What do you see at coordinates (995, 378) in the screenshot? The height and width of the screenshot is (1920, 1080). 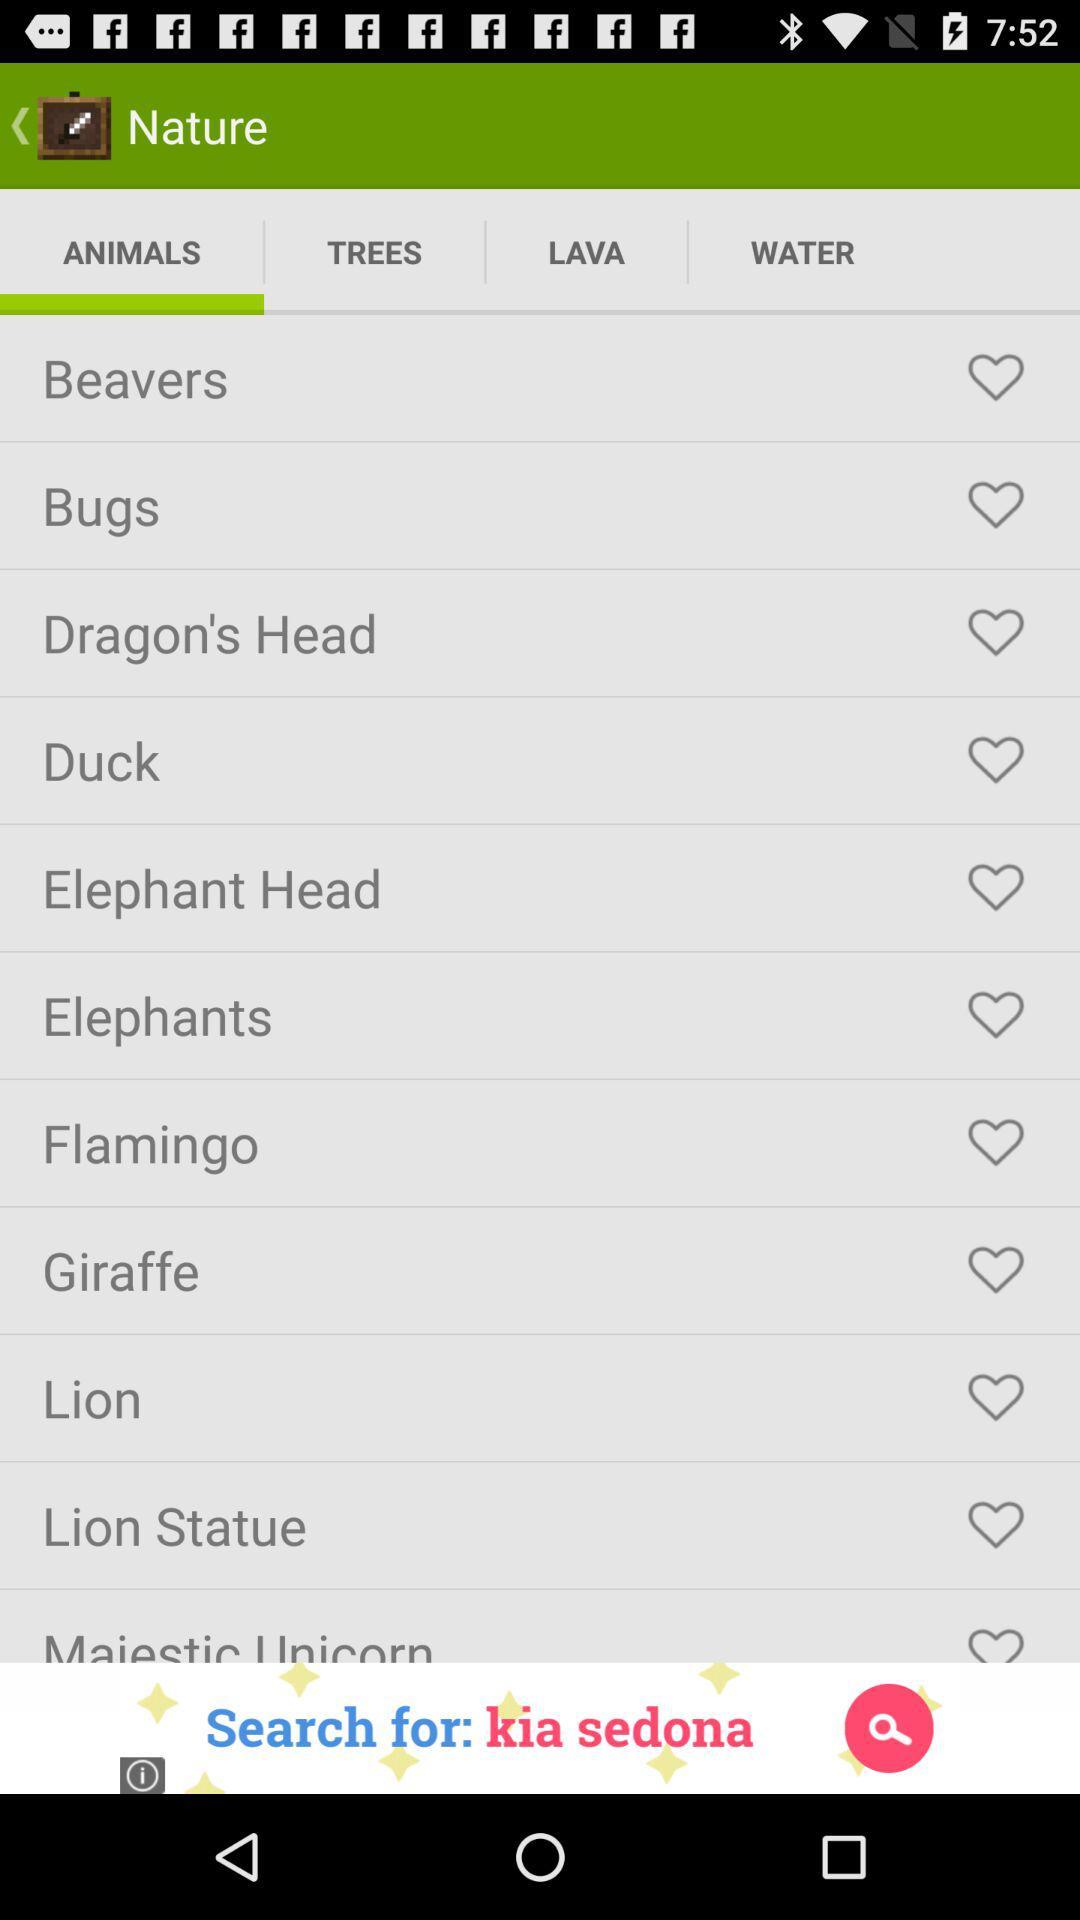 I see `button` at bounding box center [995, 378].